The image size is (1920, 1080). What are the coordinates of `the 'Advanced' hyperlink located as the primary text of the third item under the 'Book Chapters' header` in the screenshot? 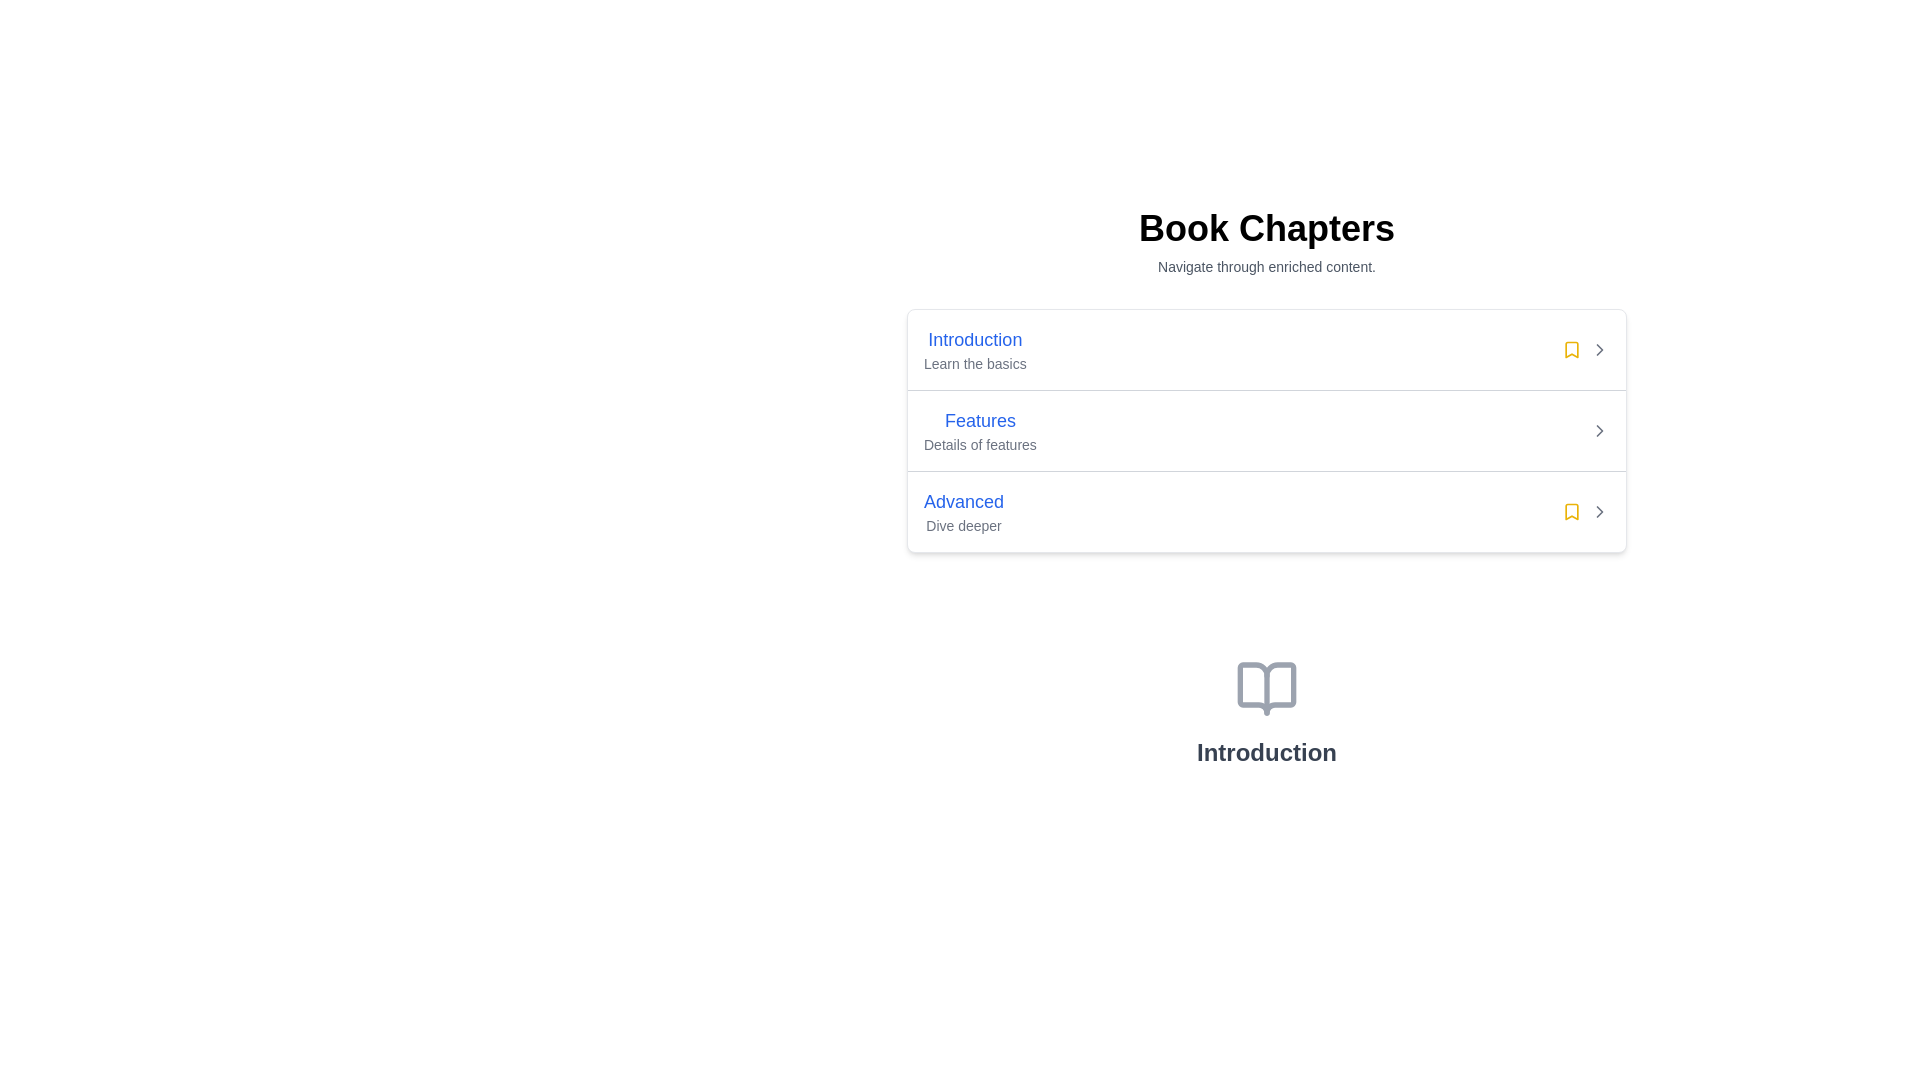 It's located at (964, 500).